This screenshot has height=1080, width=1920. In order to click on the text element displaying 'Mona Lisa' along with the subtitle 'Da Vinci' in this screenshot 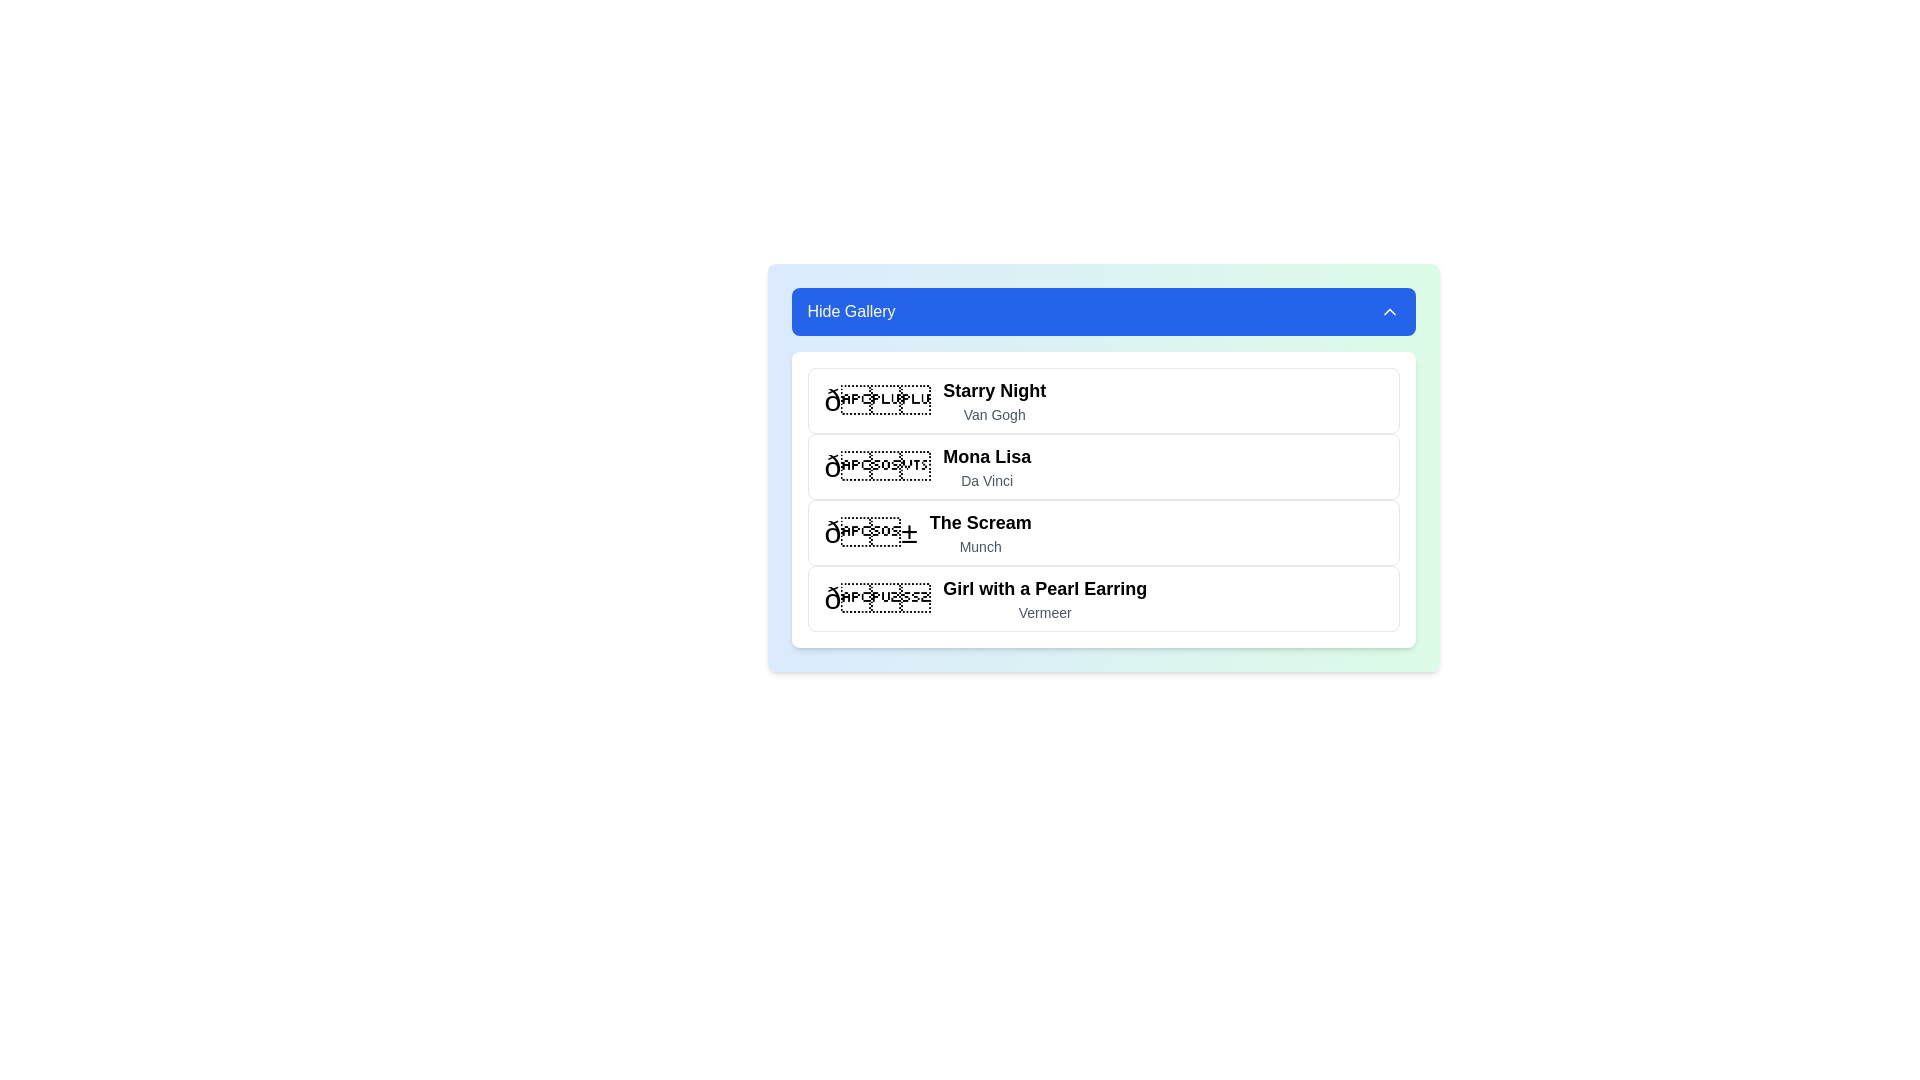, I will do `click(926, 466)`.